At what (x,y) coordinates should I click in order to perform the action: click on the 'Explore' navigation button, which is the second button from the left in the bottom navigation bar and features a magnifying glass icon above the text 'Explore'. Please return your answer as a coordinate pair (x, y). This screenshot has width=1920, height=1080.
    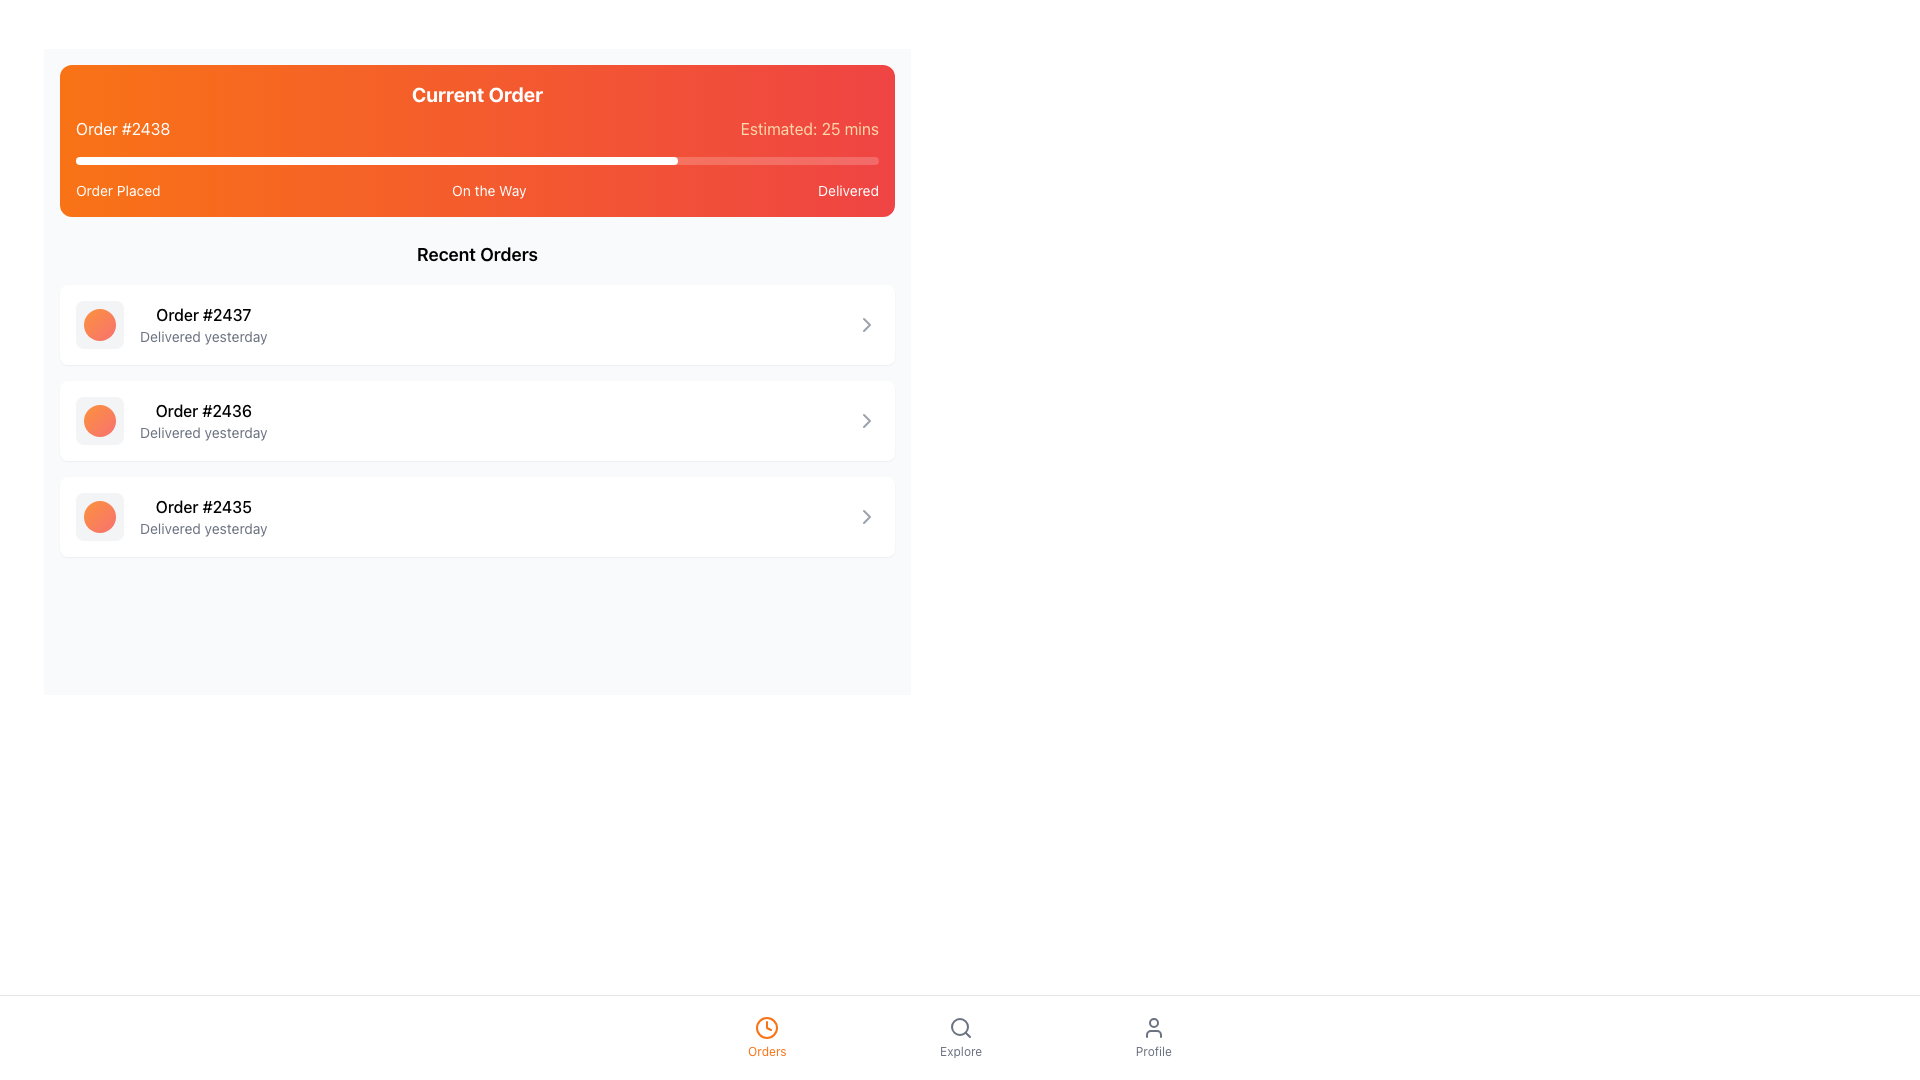
    Looking at the image, I should click on (960, 1036).